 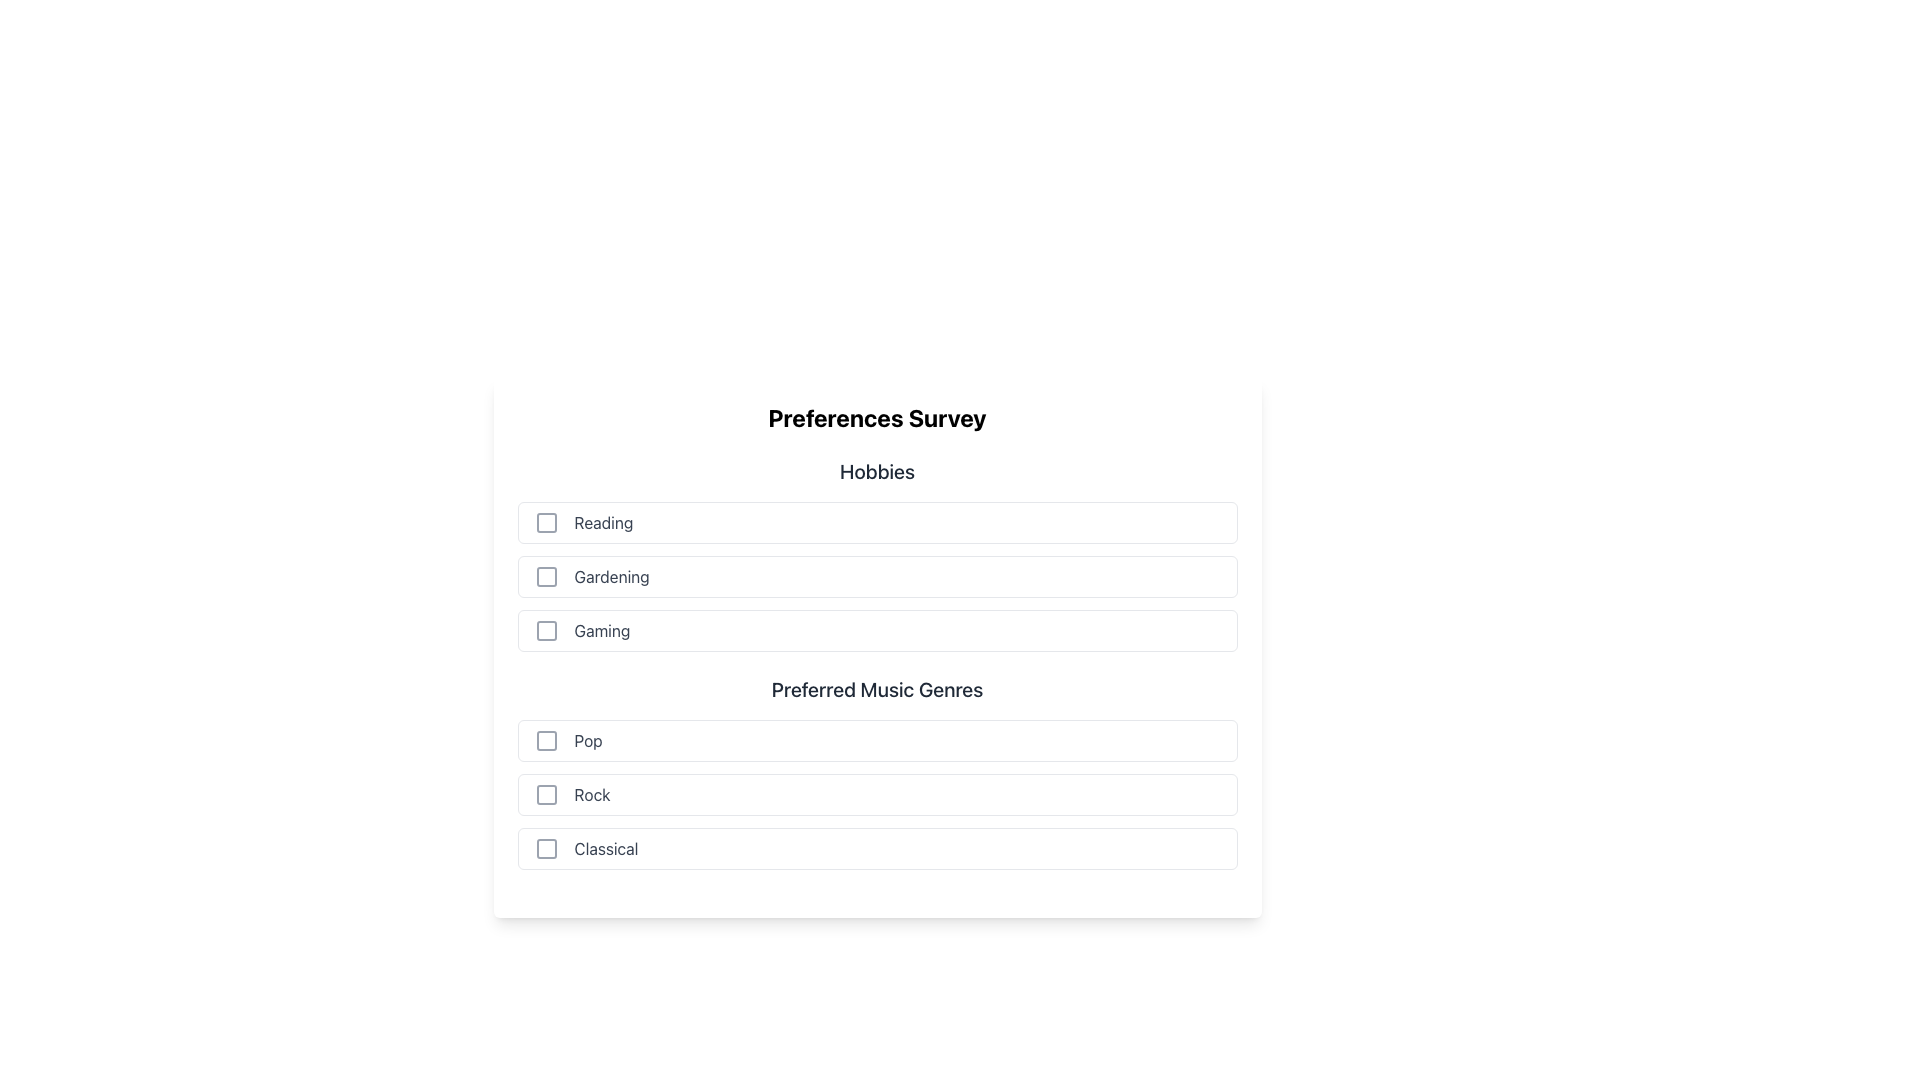 I want to click on the checkbox of the first list item labeled 'Reading' under the 'Hobbies' section in the 'Preferences Survey' form, so click(x=877, y=522).